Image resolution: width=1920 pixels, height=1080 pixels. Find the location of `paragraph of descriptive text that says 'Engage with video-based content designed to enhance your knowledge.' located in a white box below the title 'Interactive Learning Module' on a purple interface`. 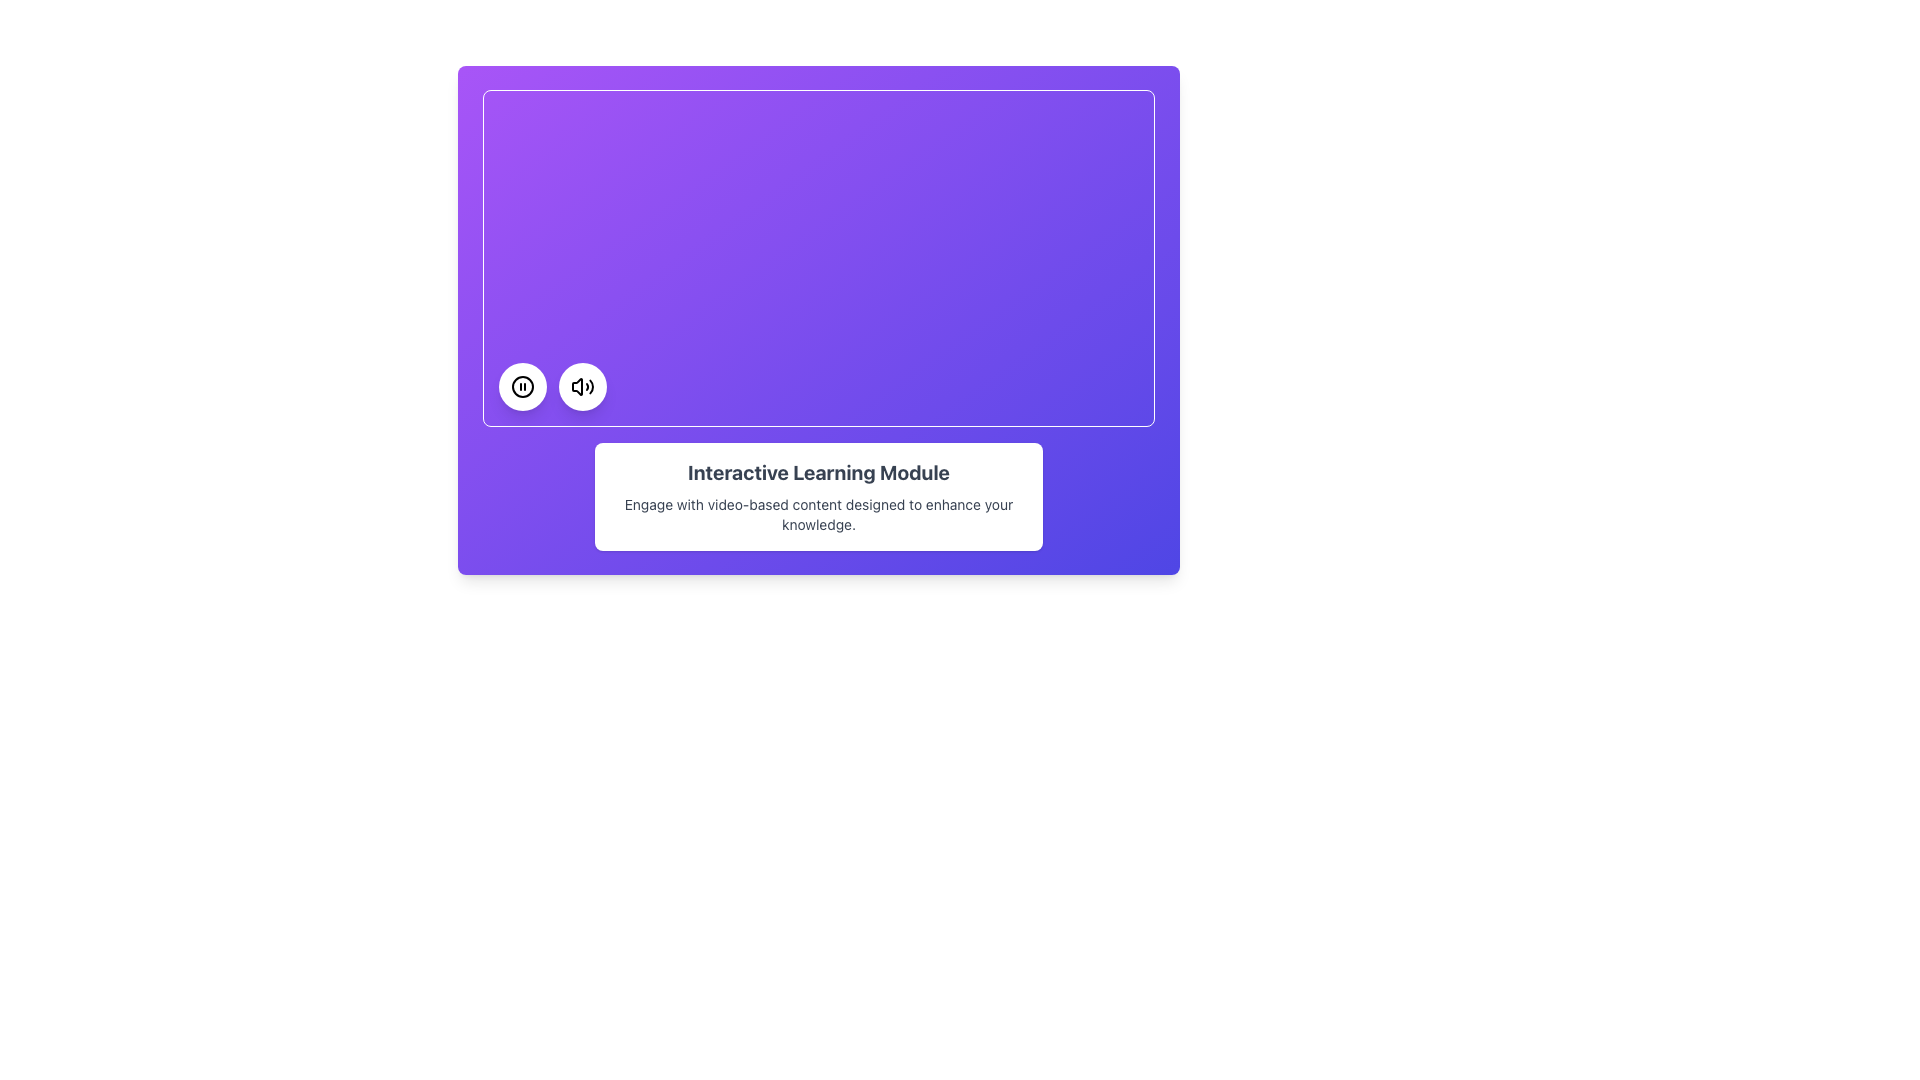

paragraph of descriptive text that says 'Engage with video-based content designed to enhance your knowledge.' located in a white box below the title 'Interactive Learning Module' on a purple interface is located at coordinates (819, 514).